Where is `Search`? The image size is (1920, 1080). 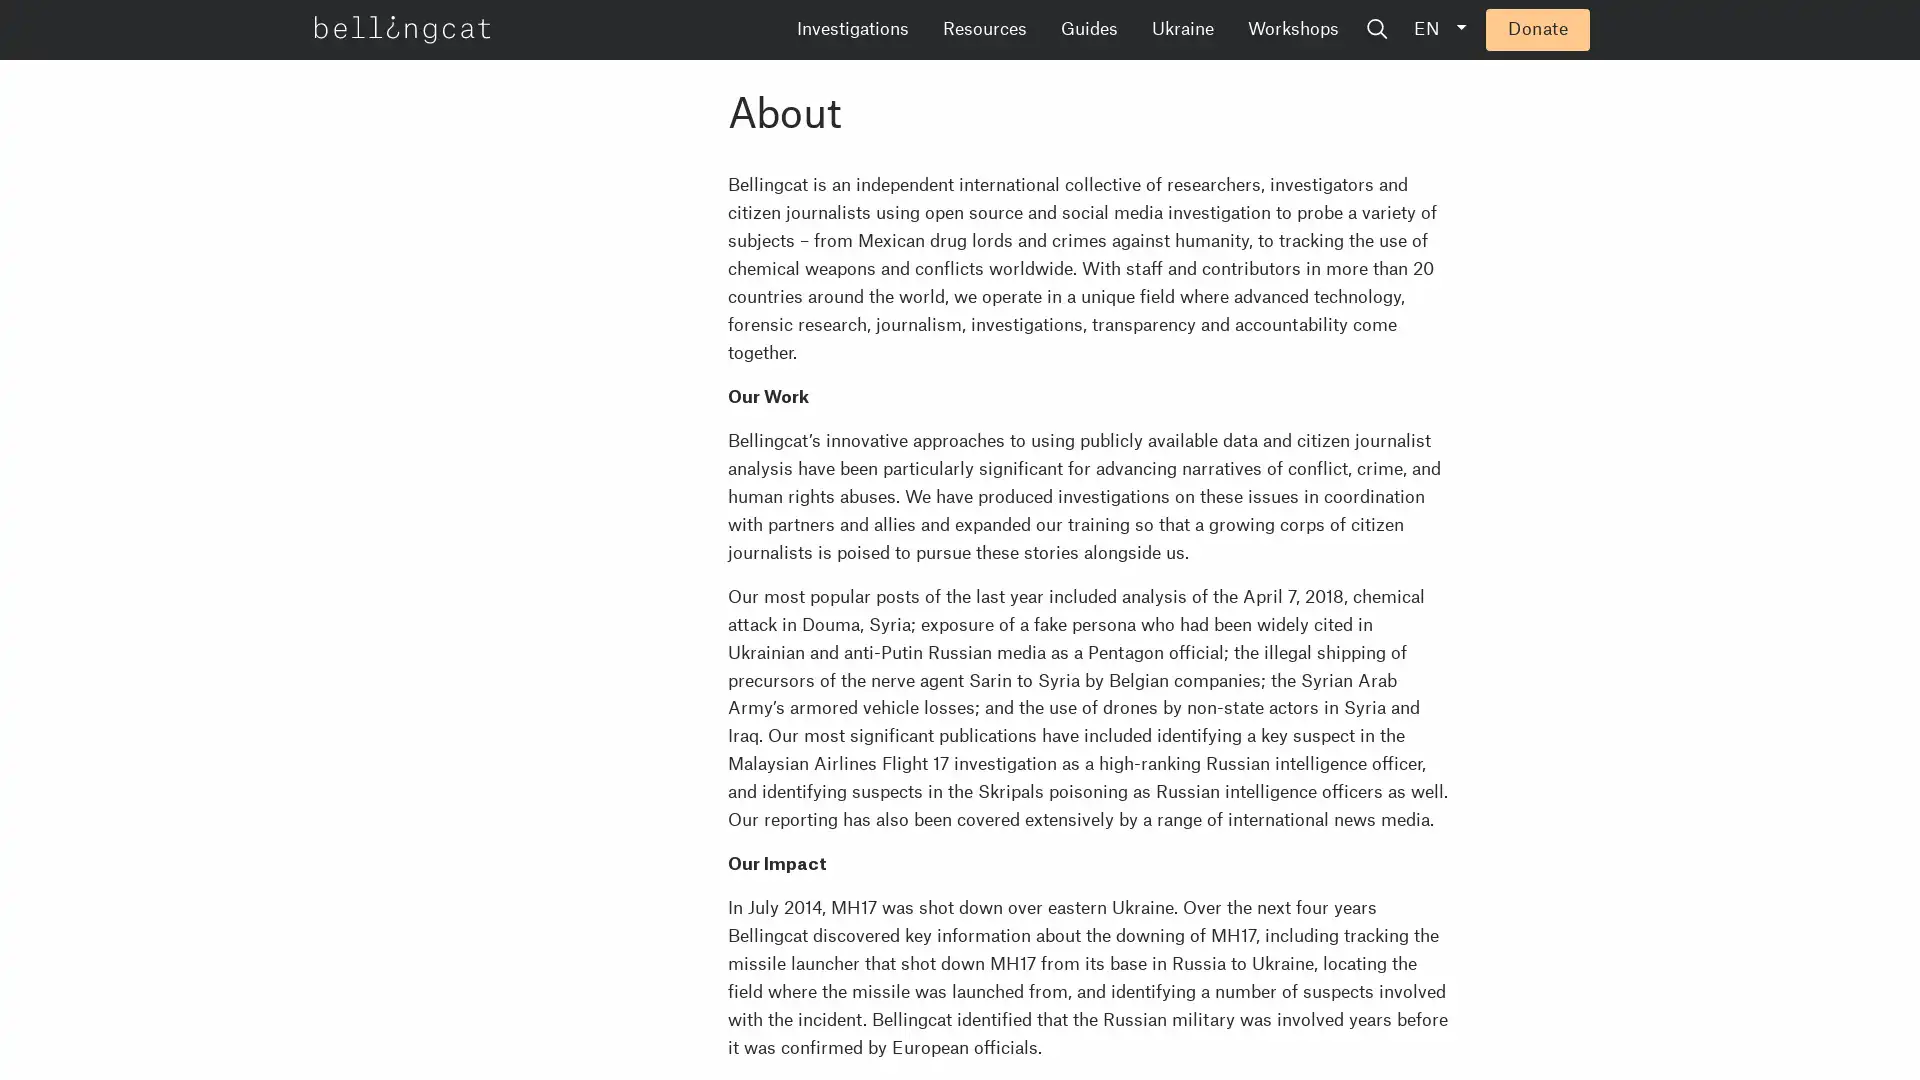 Search is located at coordinates (1529, 30).